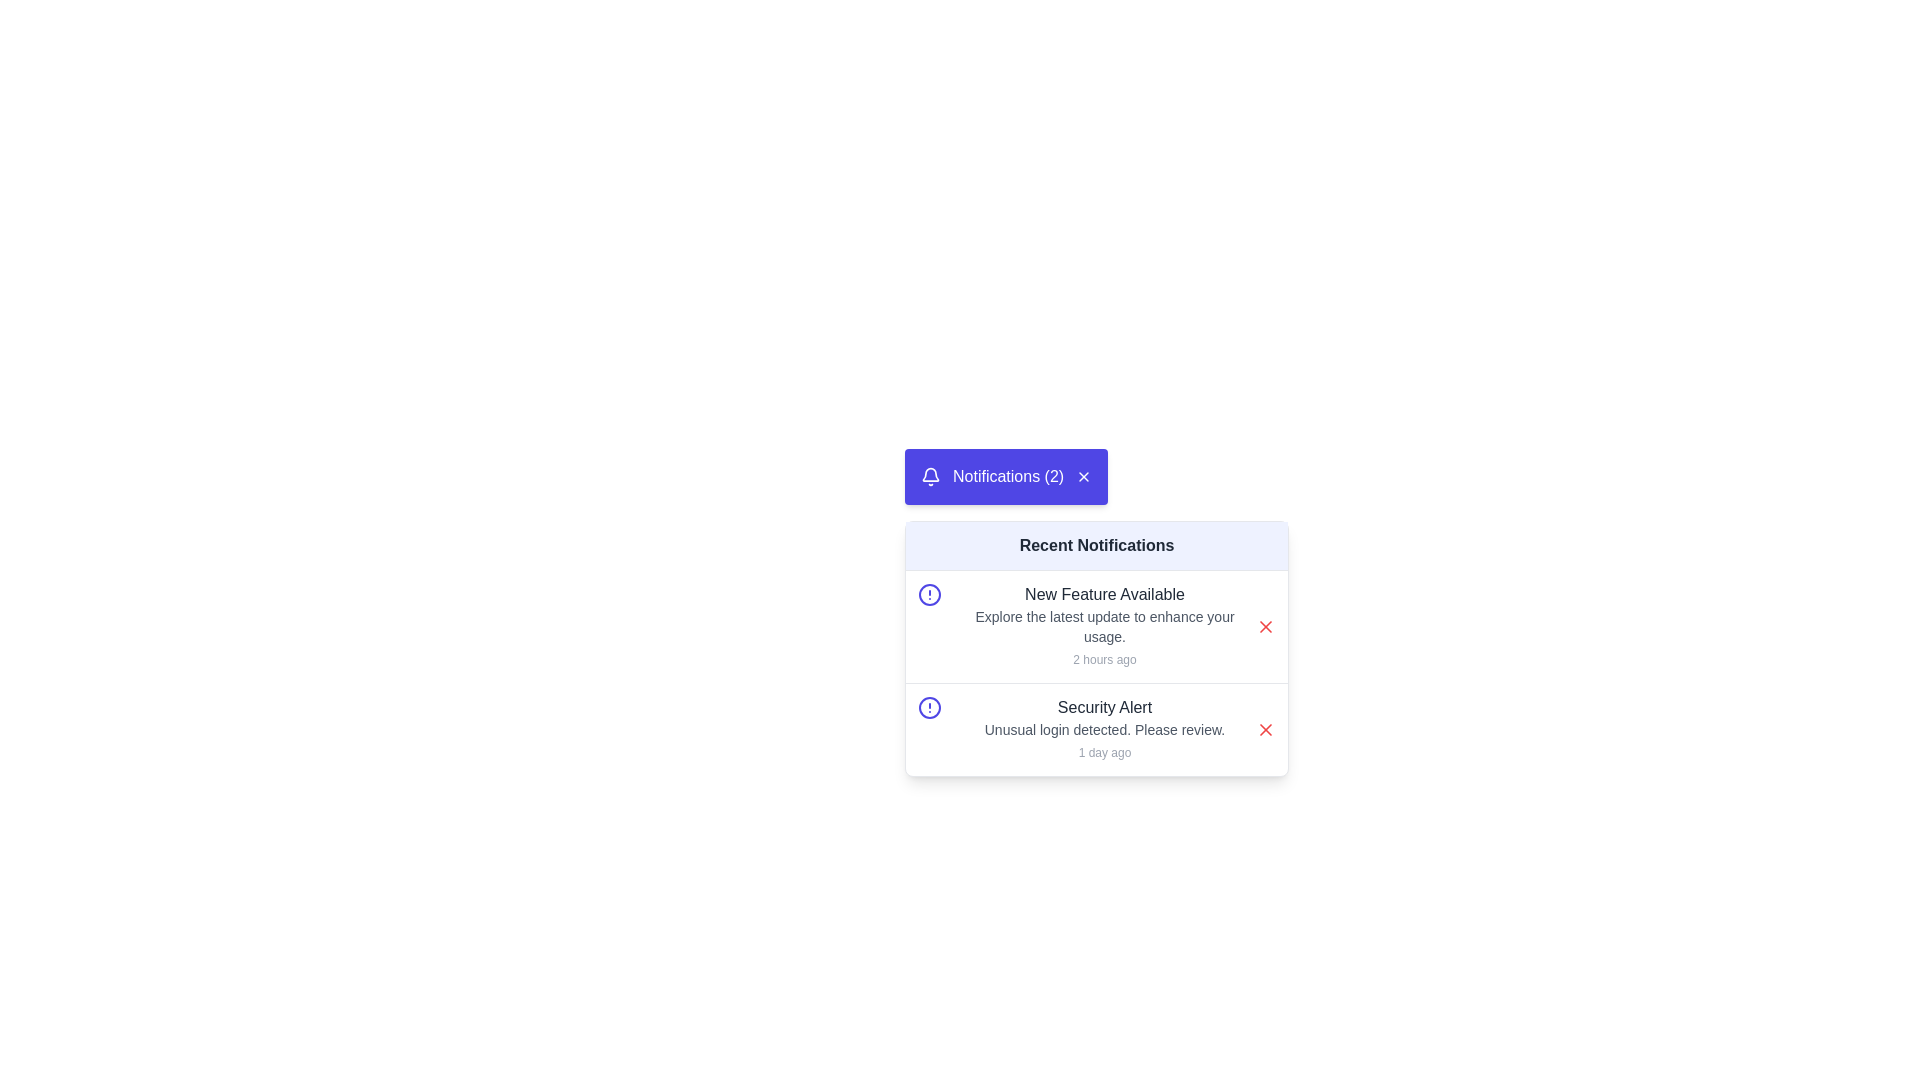  I want to click on the security icon in the 'Security Alert' notification block, so click(1096, 729).